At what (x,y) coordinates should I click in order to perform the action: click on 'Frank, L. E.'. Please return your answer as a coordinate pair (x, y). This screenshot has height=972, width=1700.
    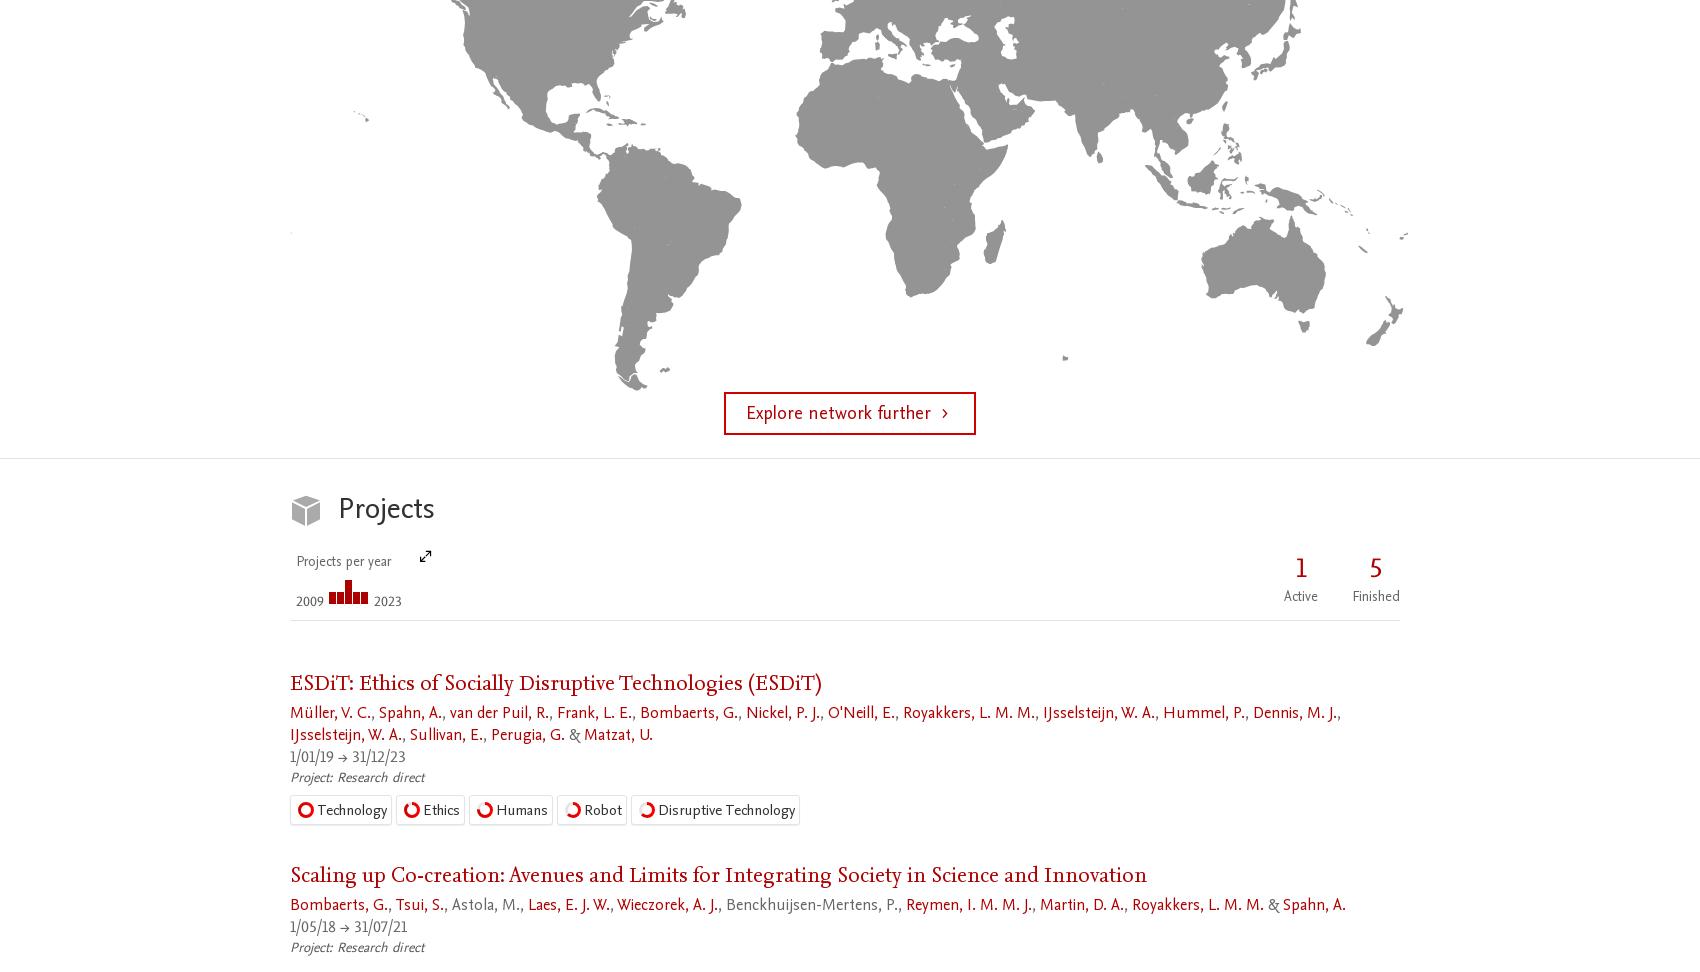
    Looking at the image, I should click on (593, 711).